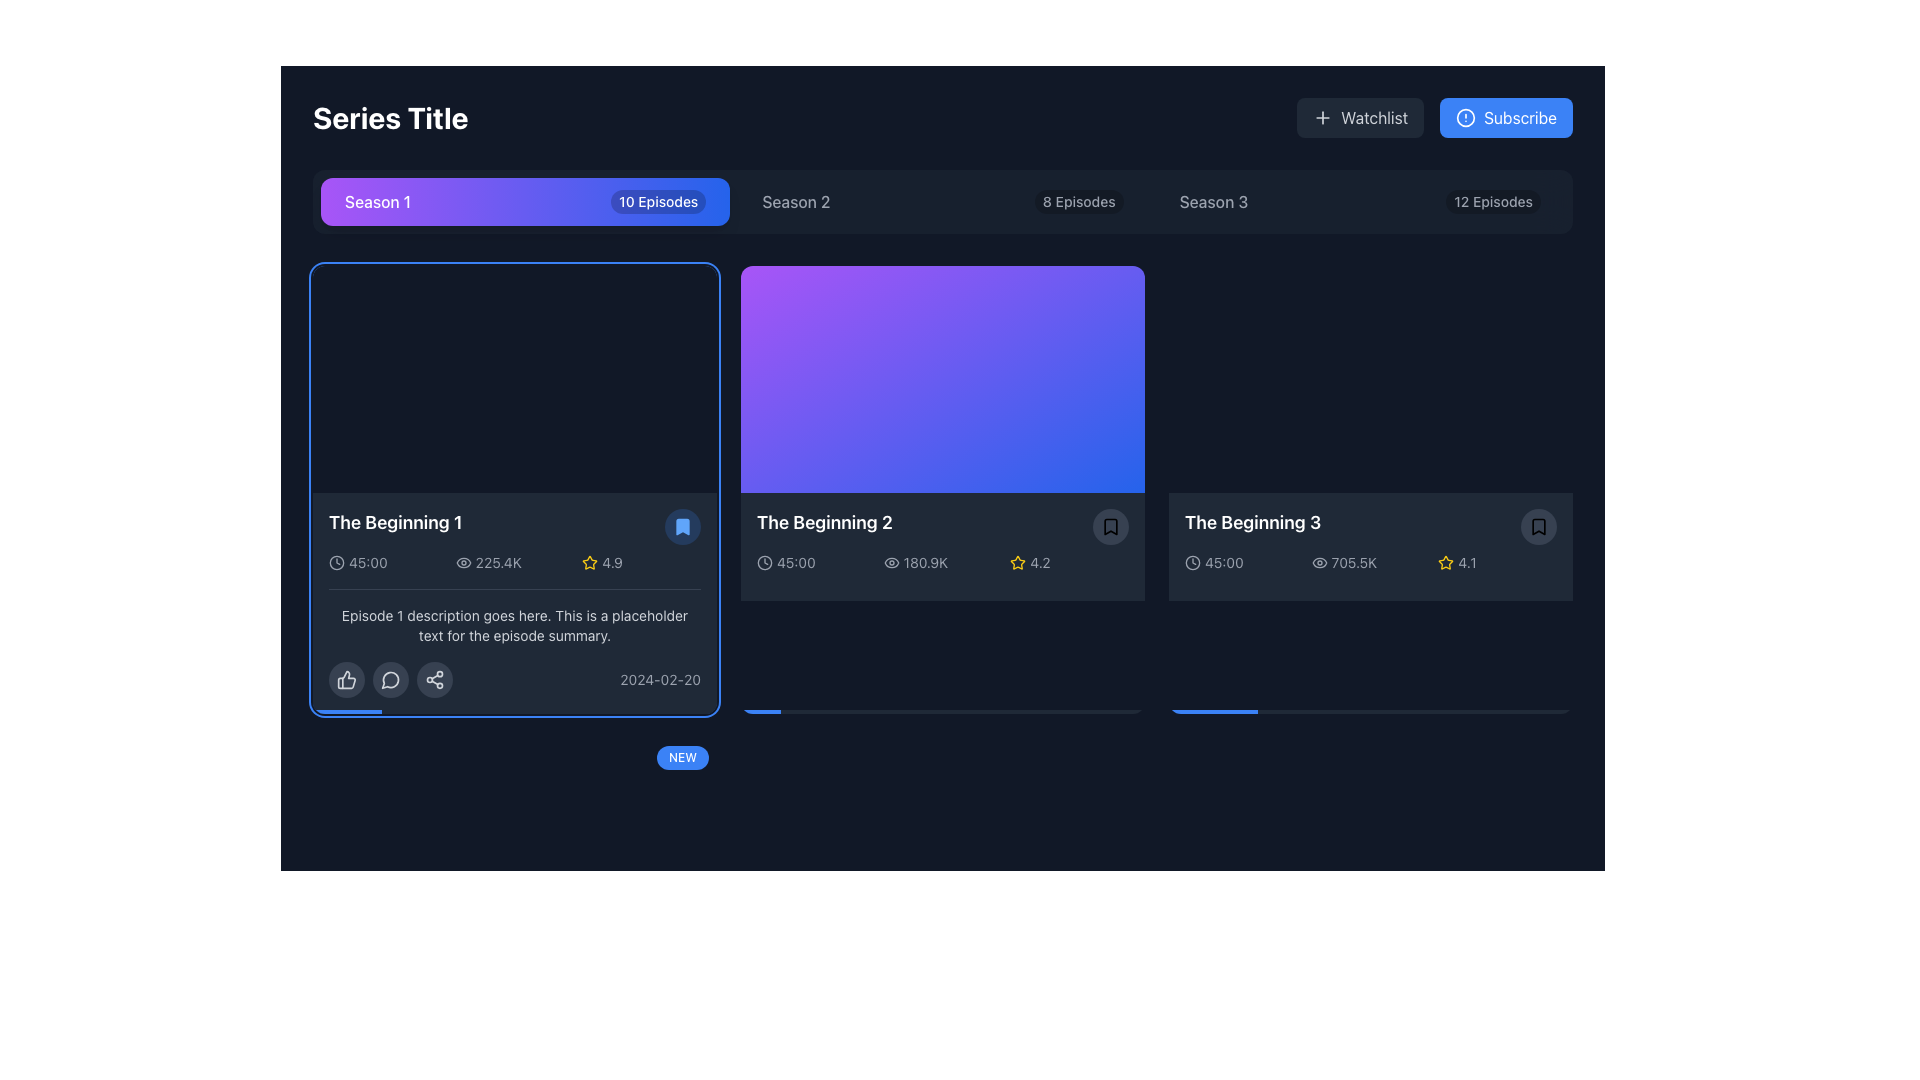  What do you see at coordinates (514, 711) in the screenshot?
I see `the Progress Bar located at the bottom of the card component, which has a dark gray background with a blue progress indicator representing 17% completion` at bounding box center [514, 711].